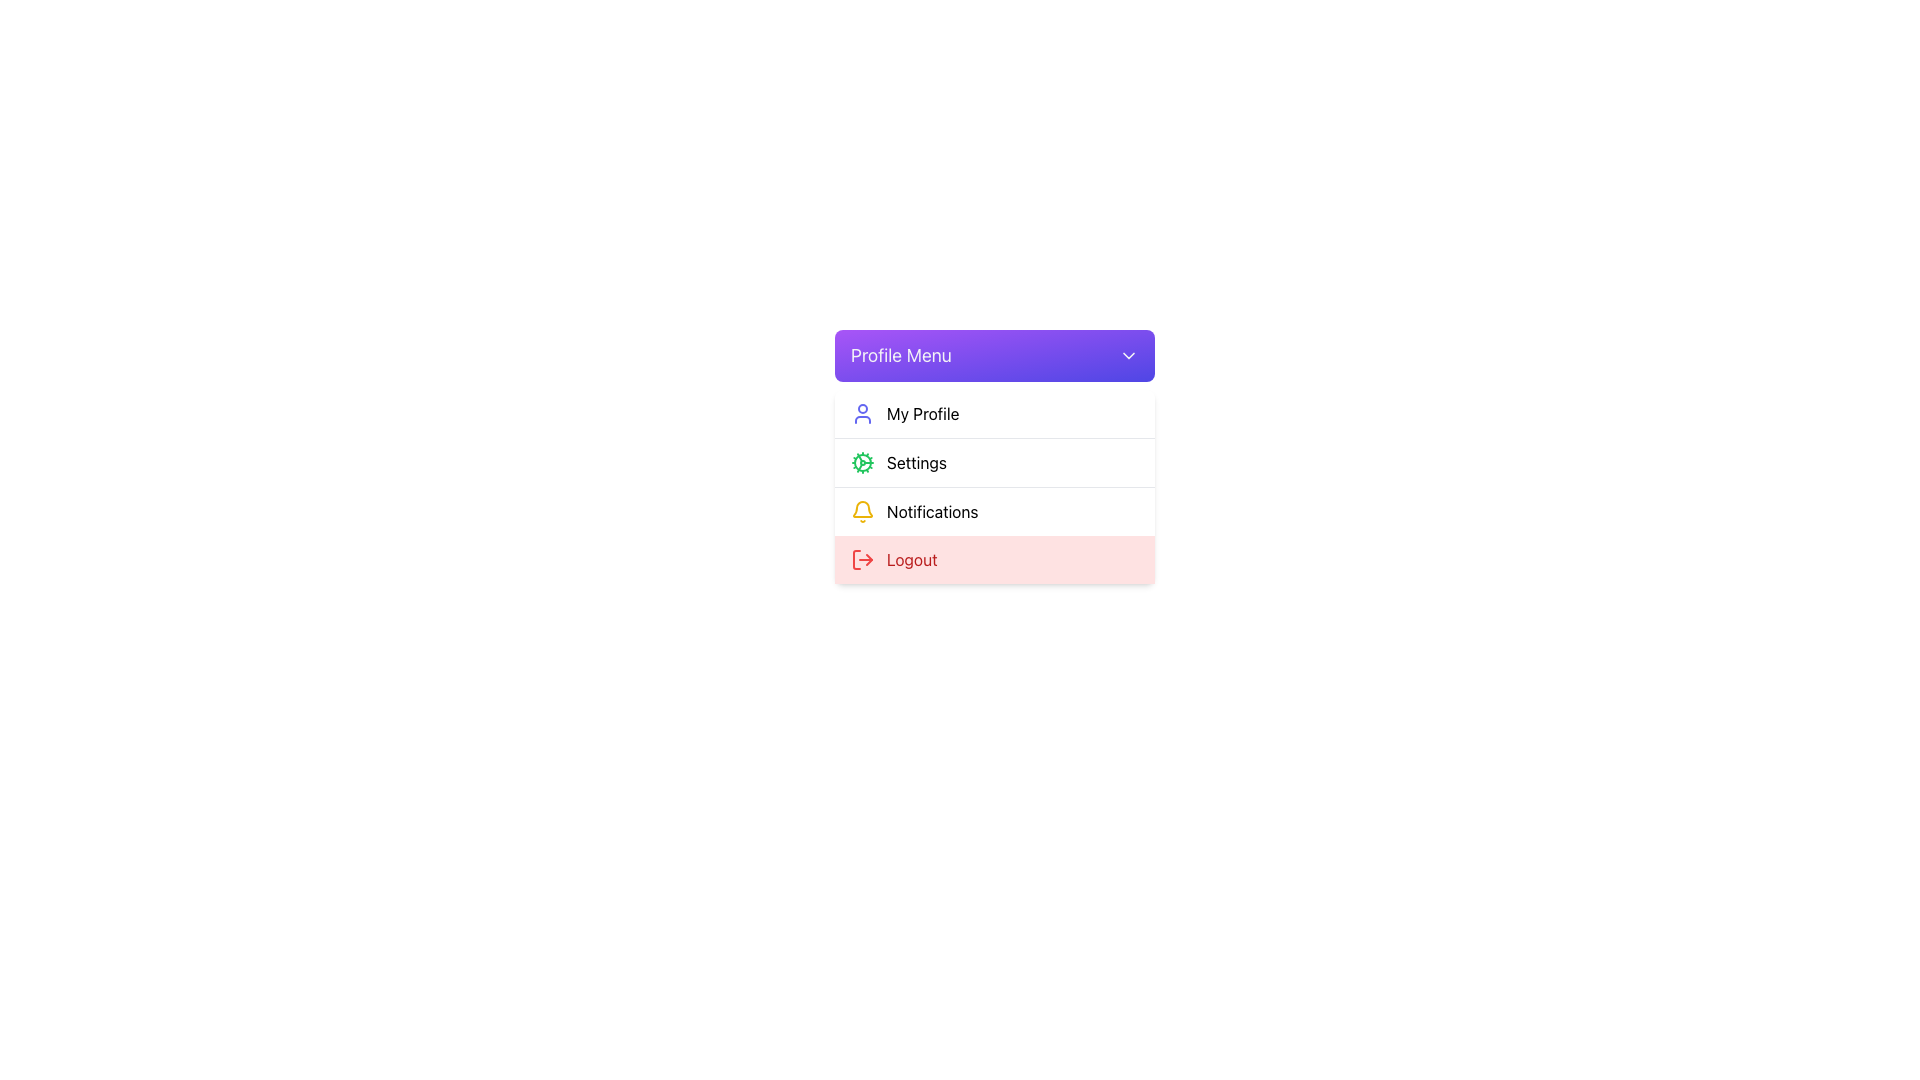  I want to click on the third menu item in the vertical list, which provides access to the notifications section, so click(994, 509).